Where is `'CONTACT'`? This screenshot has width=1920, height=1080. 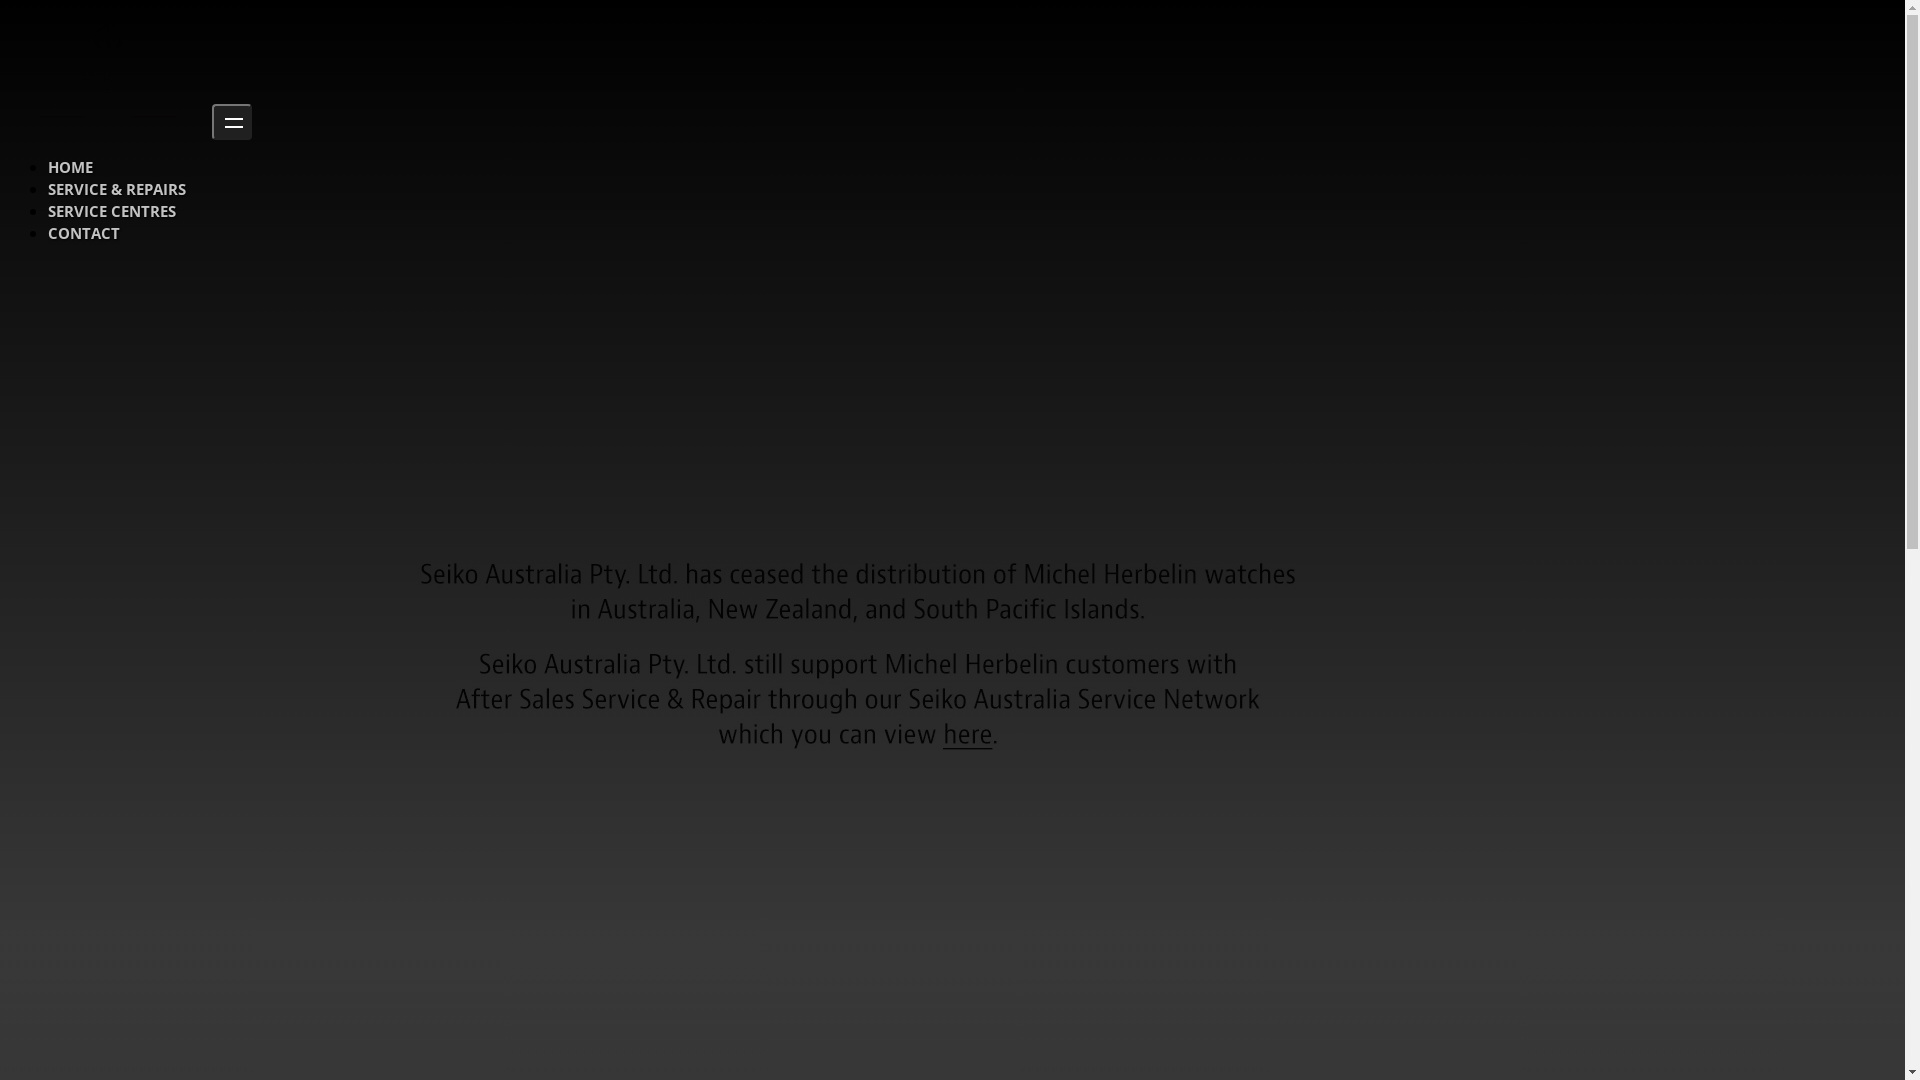 'CONTACT' is located at coordinates (82, 231).